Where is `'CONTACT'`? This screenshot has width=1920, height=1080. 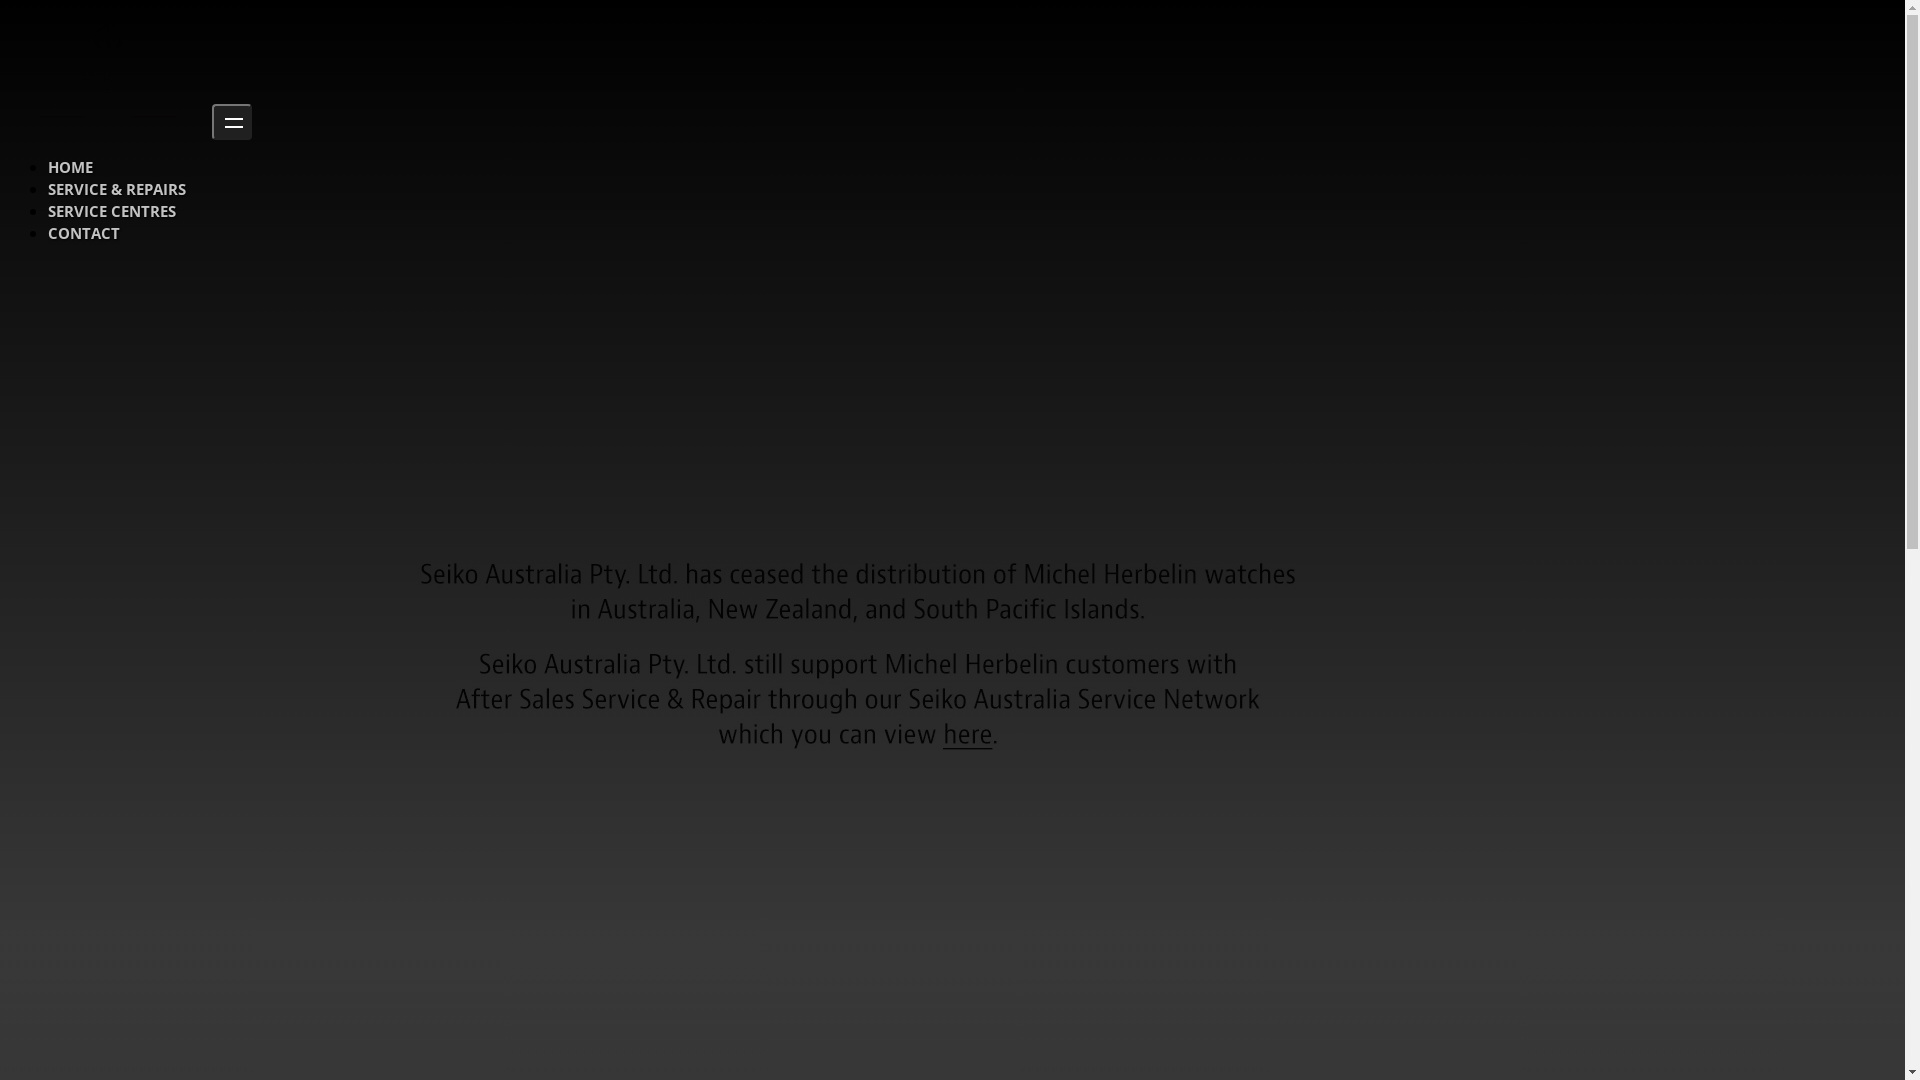 'CONTACT' is located at coordinates (82, 231).